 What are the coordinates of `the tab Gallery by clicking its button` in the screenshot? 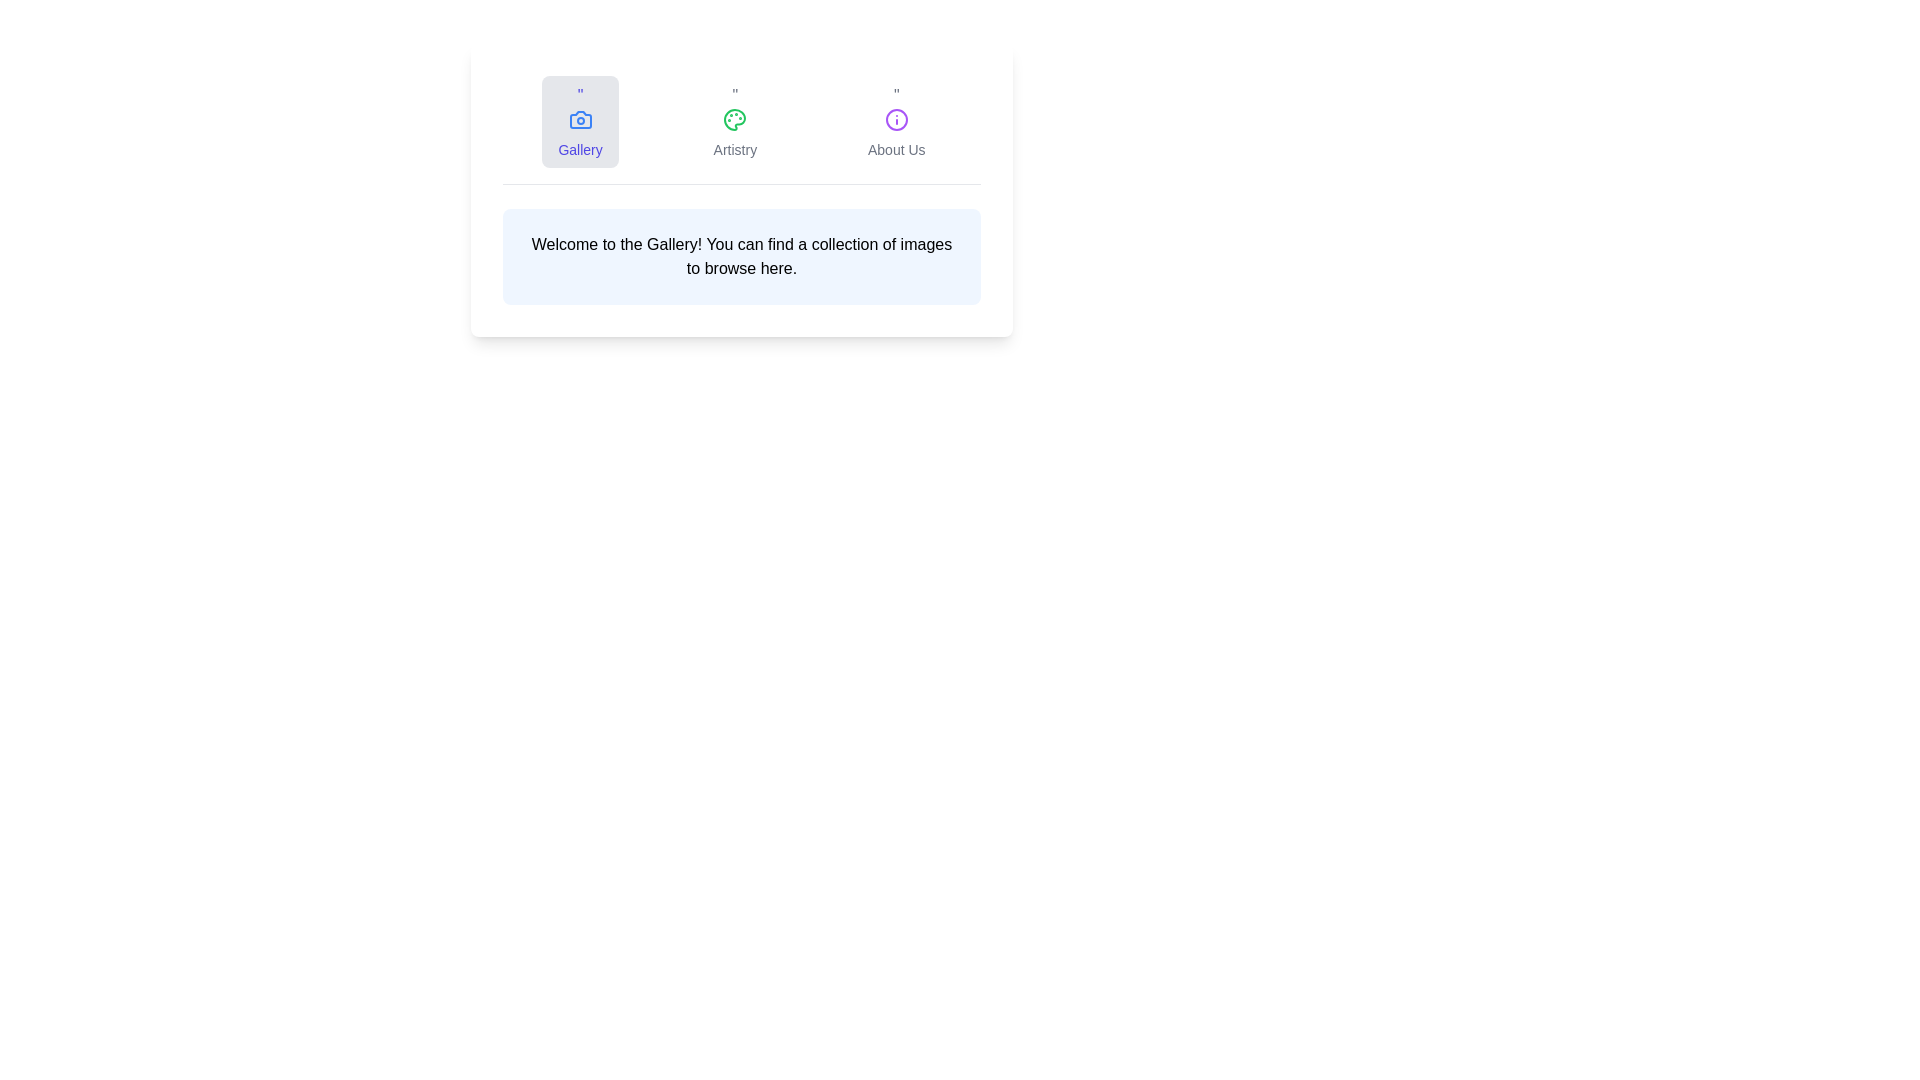 It's located at (579, 122).